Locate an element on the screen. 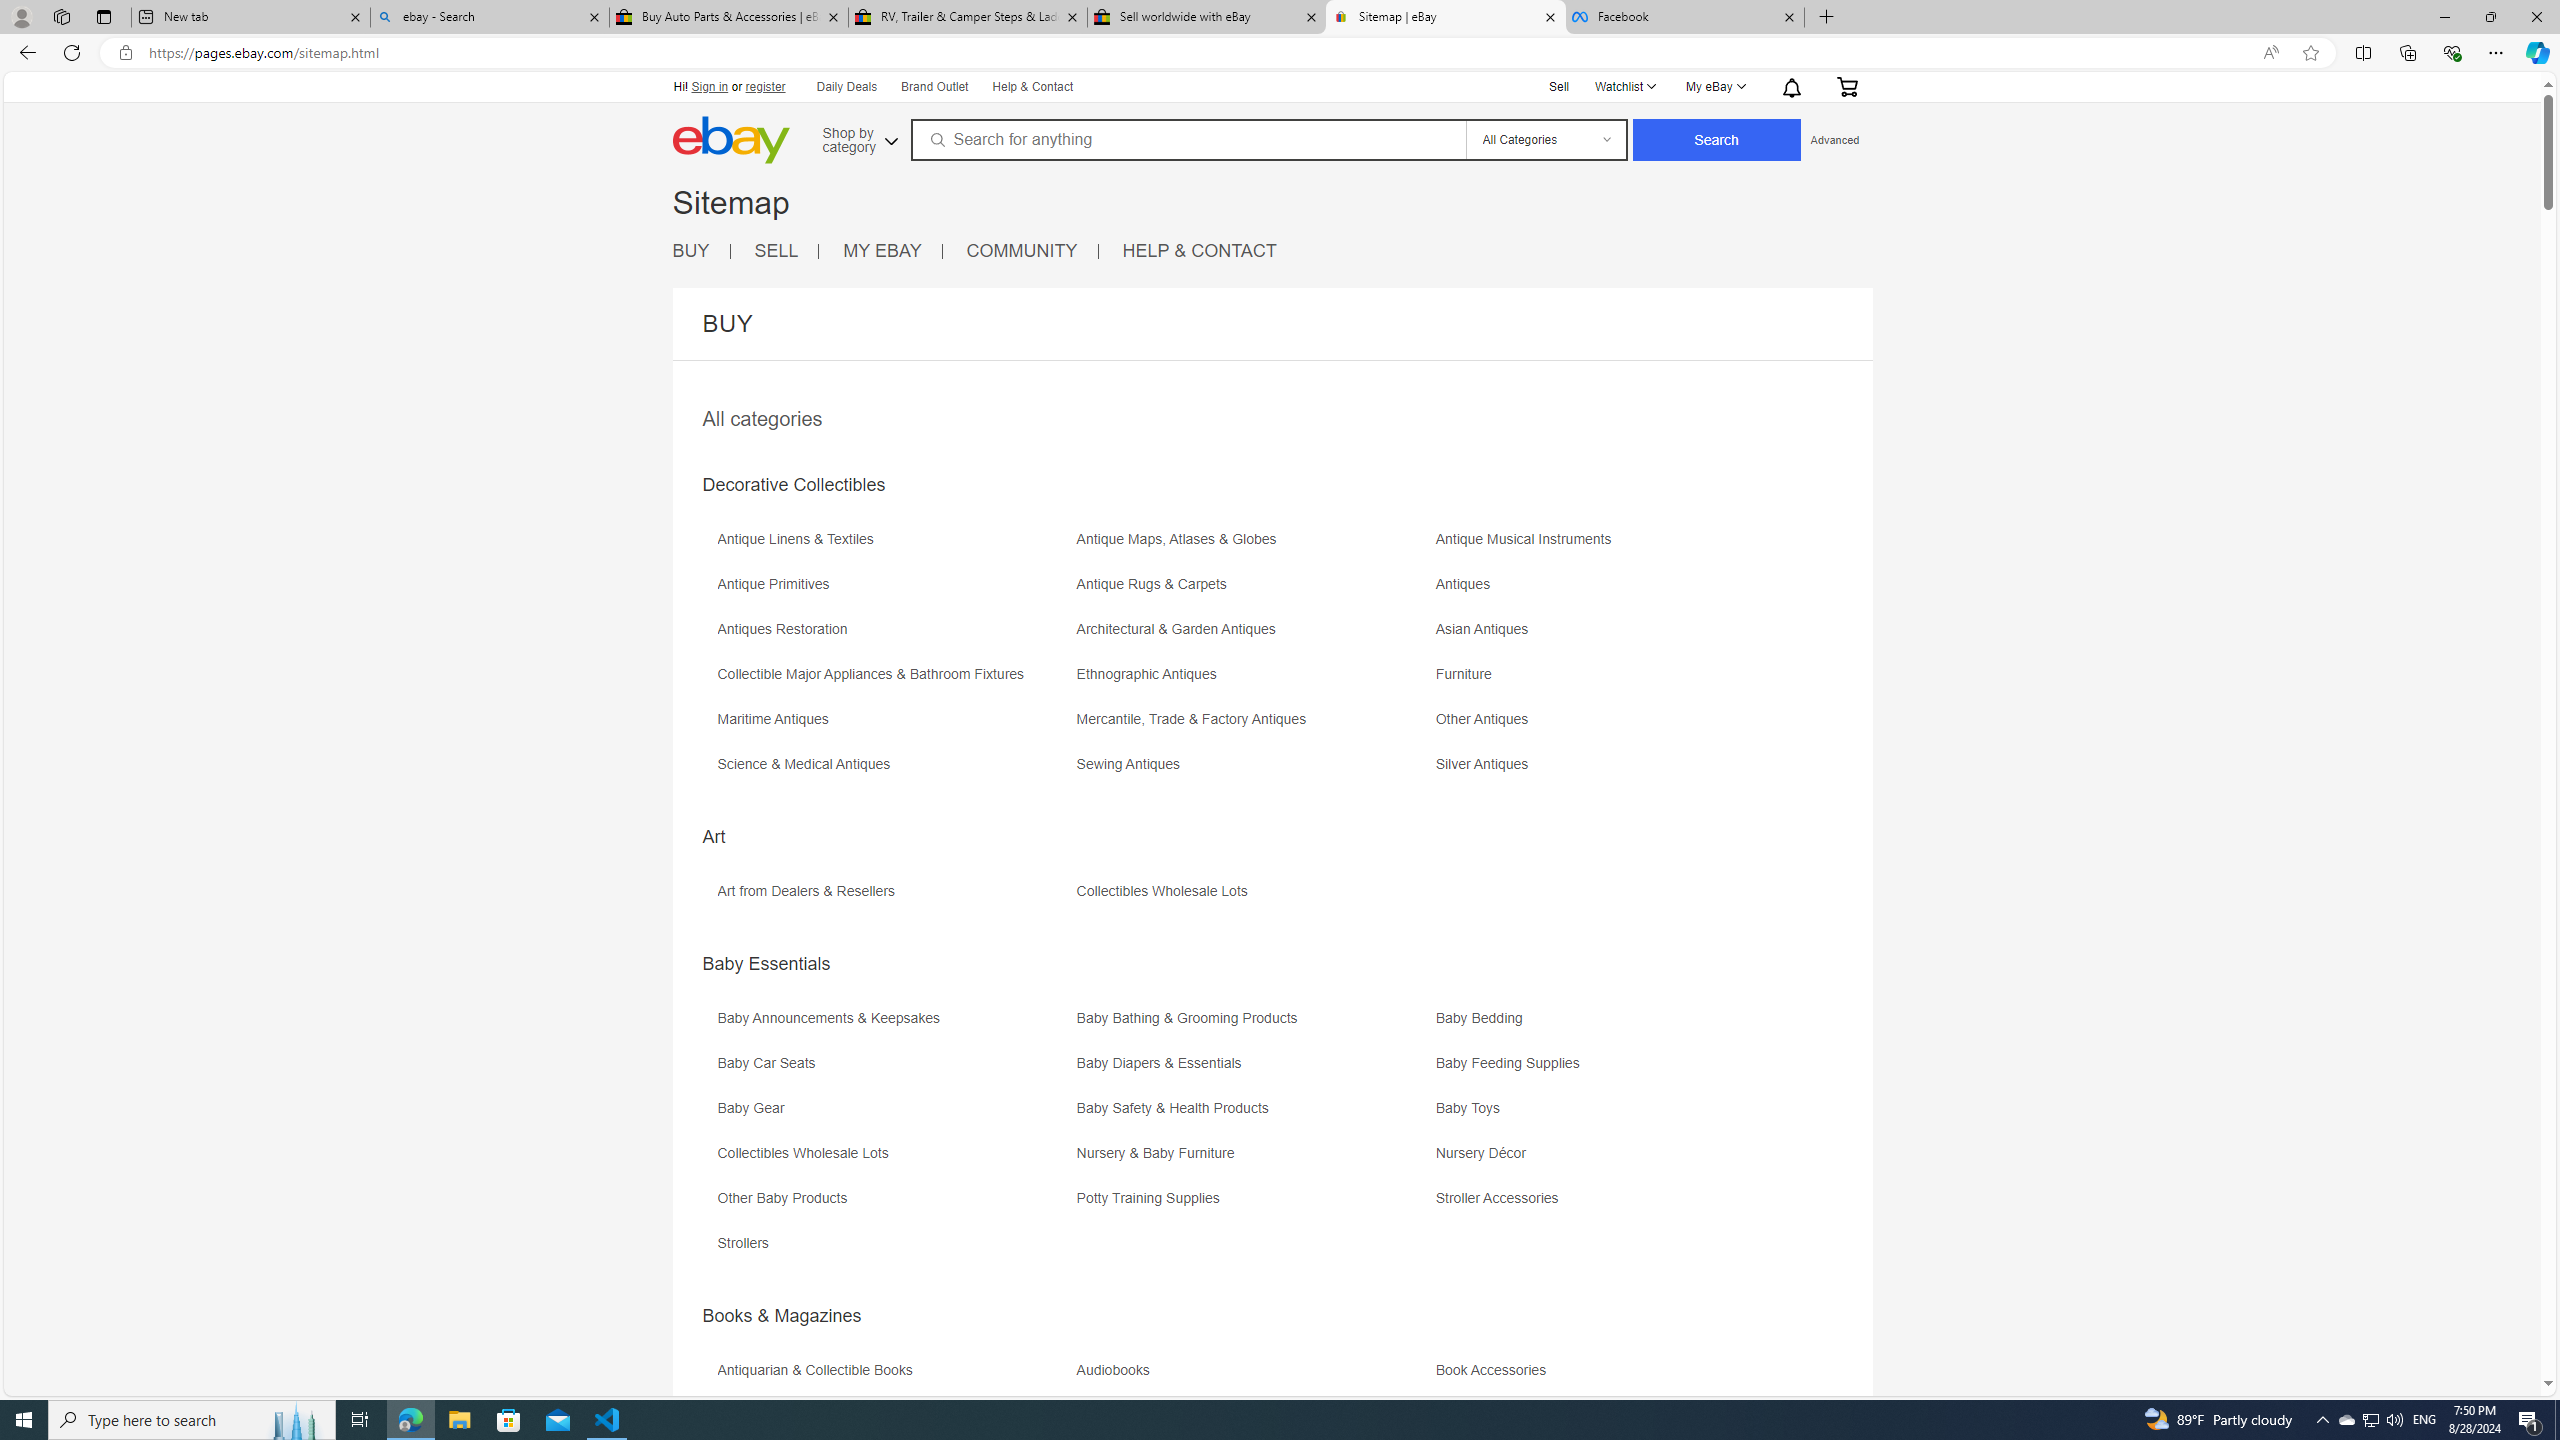 Image resolution: width=2560 pixels, height=1440 pixels. 'Collectibles Wholesale Lots' is located at coordinates (807, 1152).